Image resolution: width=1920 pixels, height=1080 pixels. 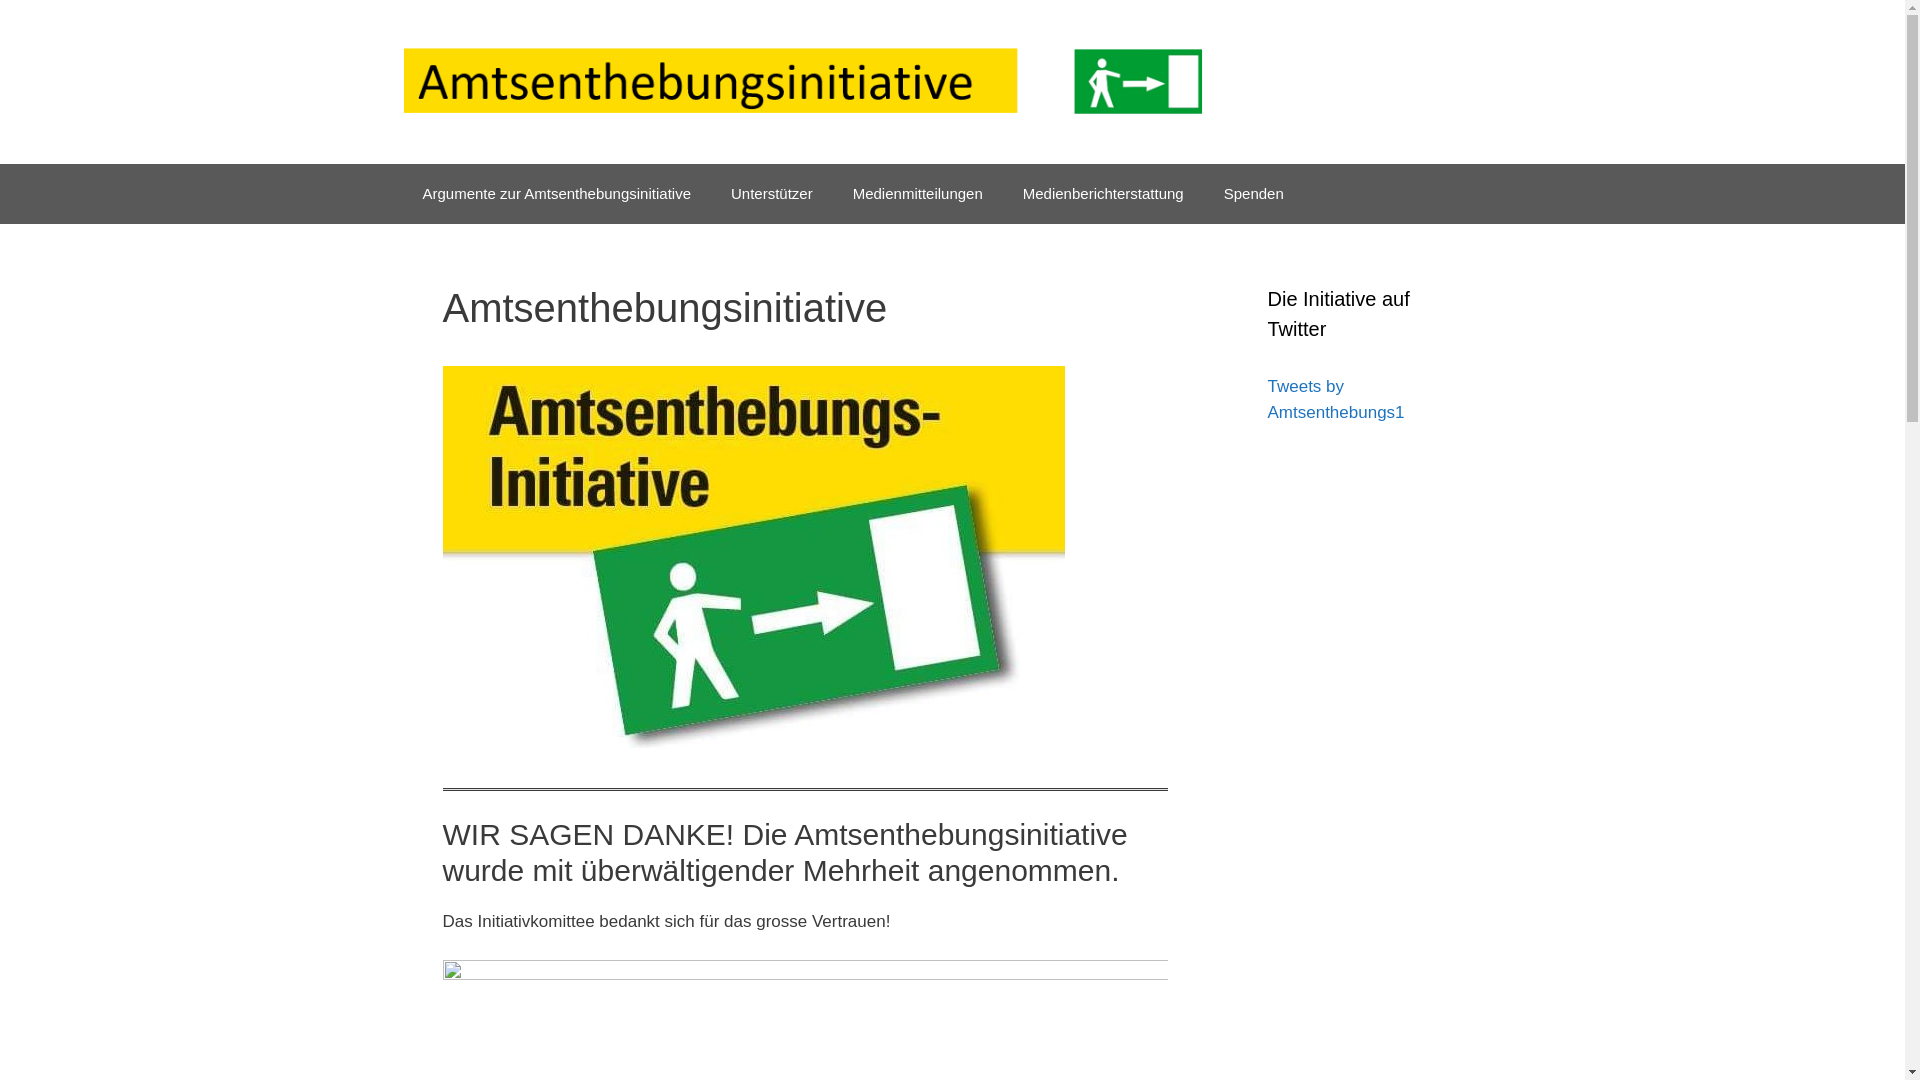 What do you see at coordinates (1336, 399) in the screenshot?
I see `'Tweets by Amtsenthebungs1'` at bounding box center [1336, 399].